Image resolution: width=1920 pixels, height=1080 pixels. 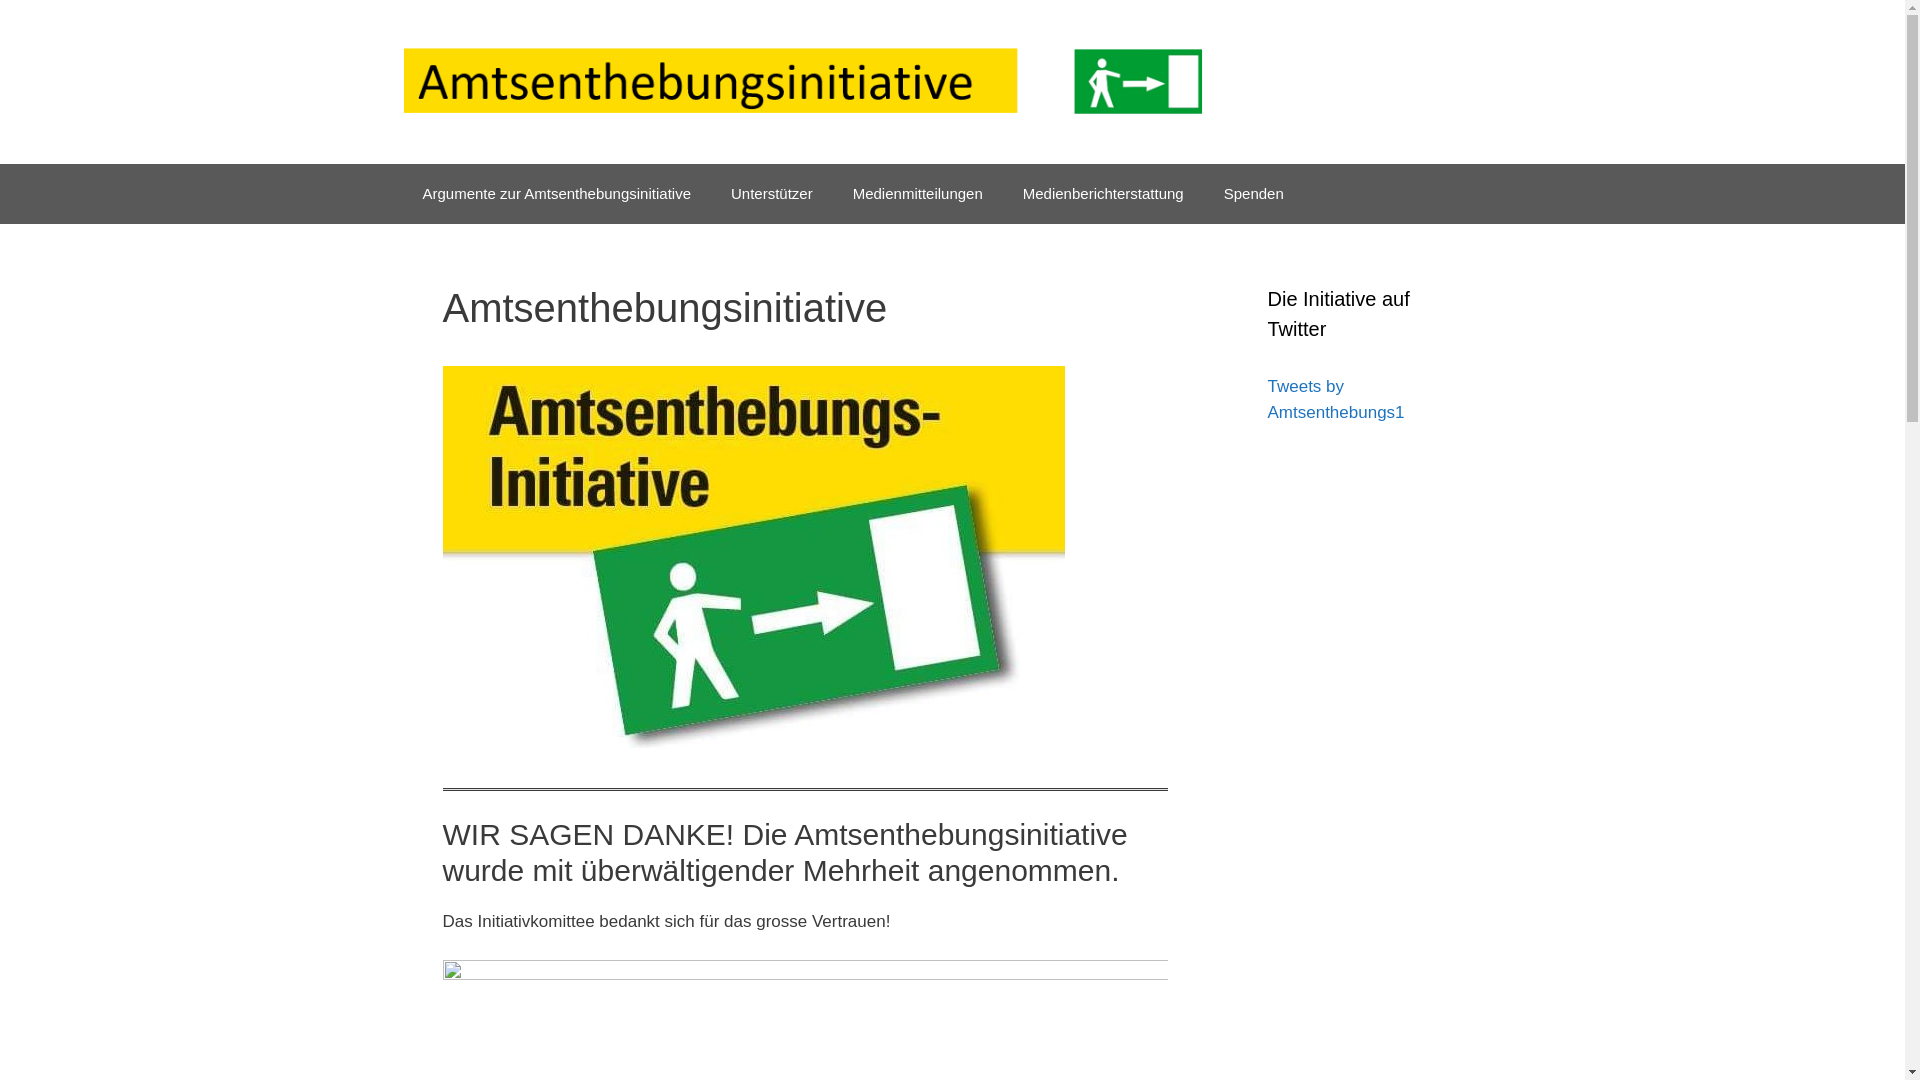 What do you see at coordinates (1336, 399) in the screenshot?
I see `'Tweets by Amtsenthebungs1'` at bounding box center [1336, 399].